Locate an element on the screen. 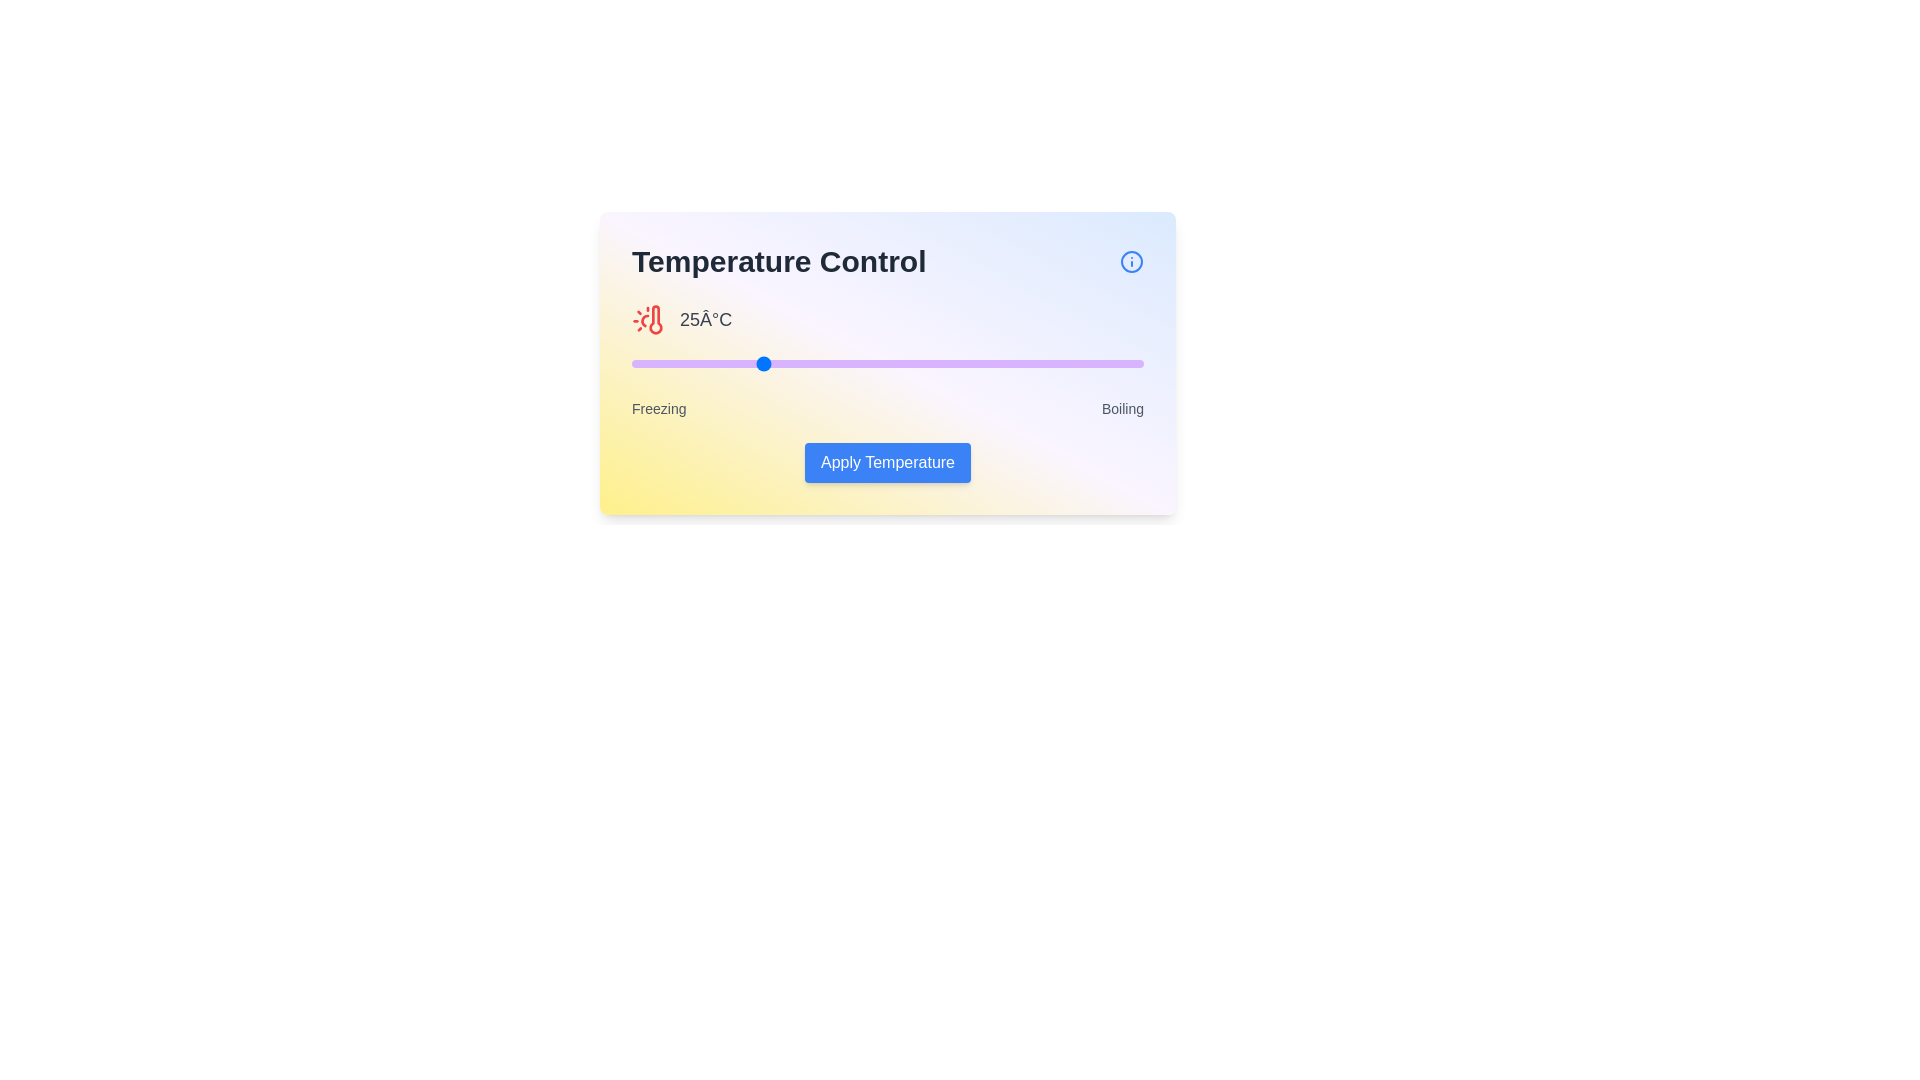 The width and height of the screenshot is (1920, 1080). the temperature slider to 32 percent is located at coordinates (794, 363).